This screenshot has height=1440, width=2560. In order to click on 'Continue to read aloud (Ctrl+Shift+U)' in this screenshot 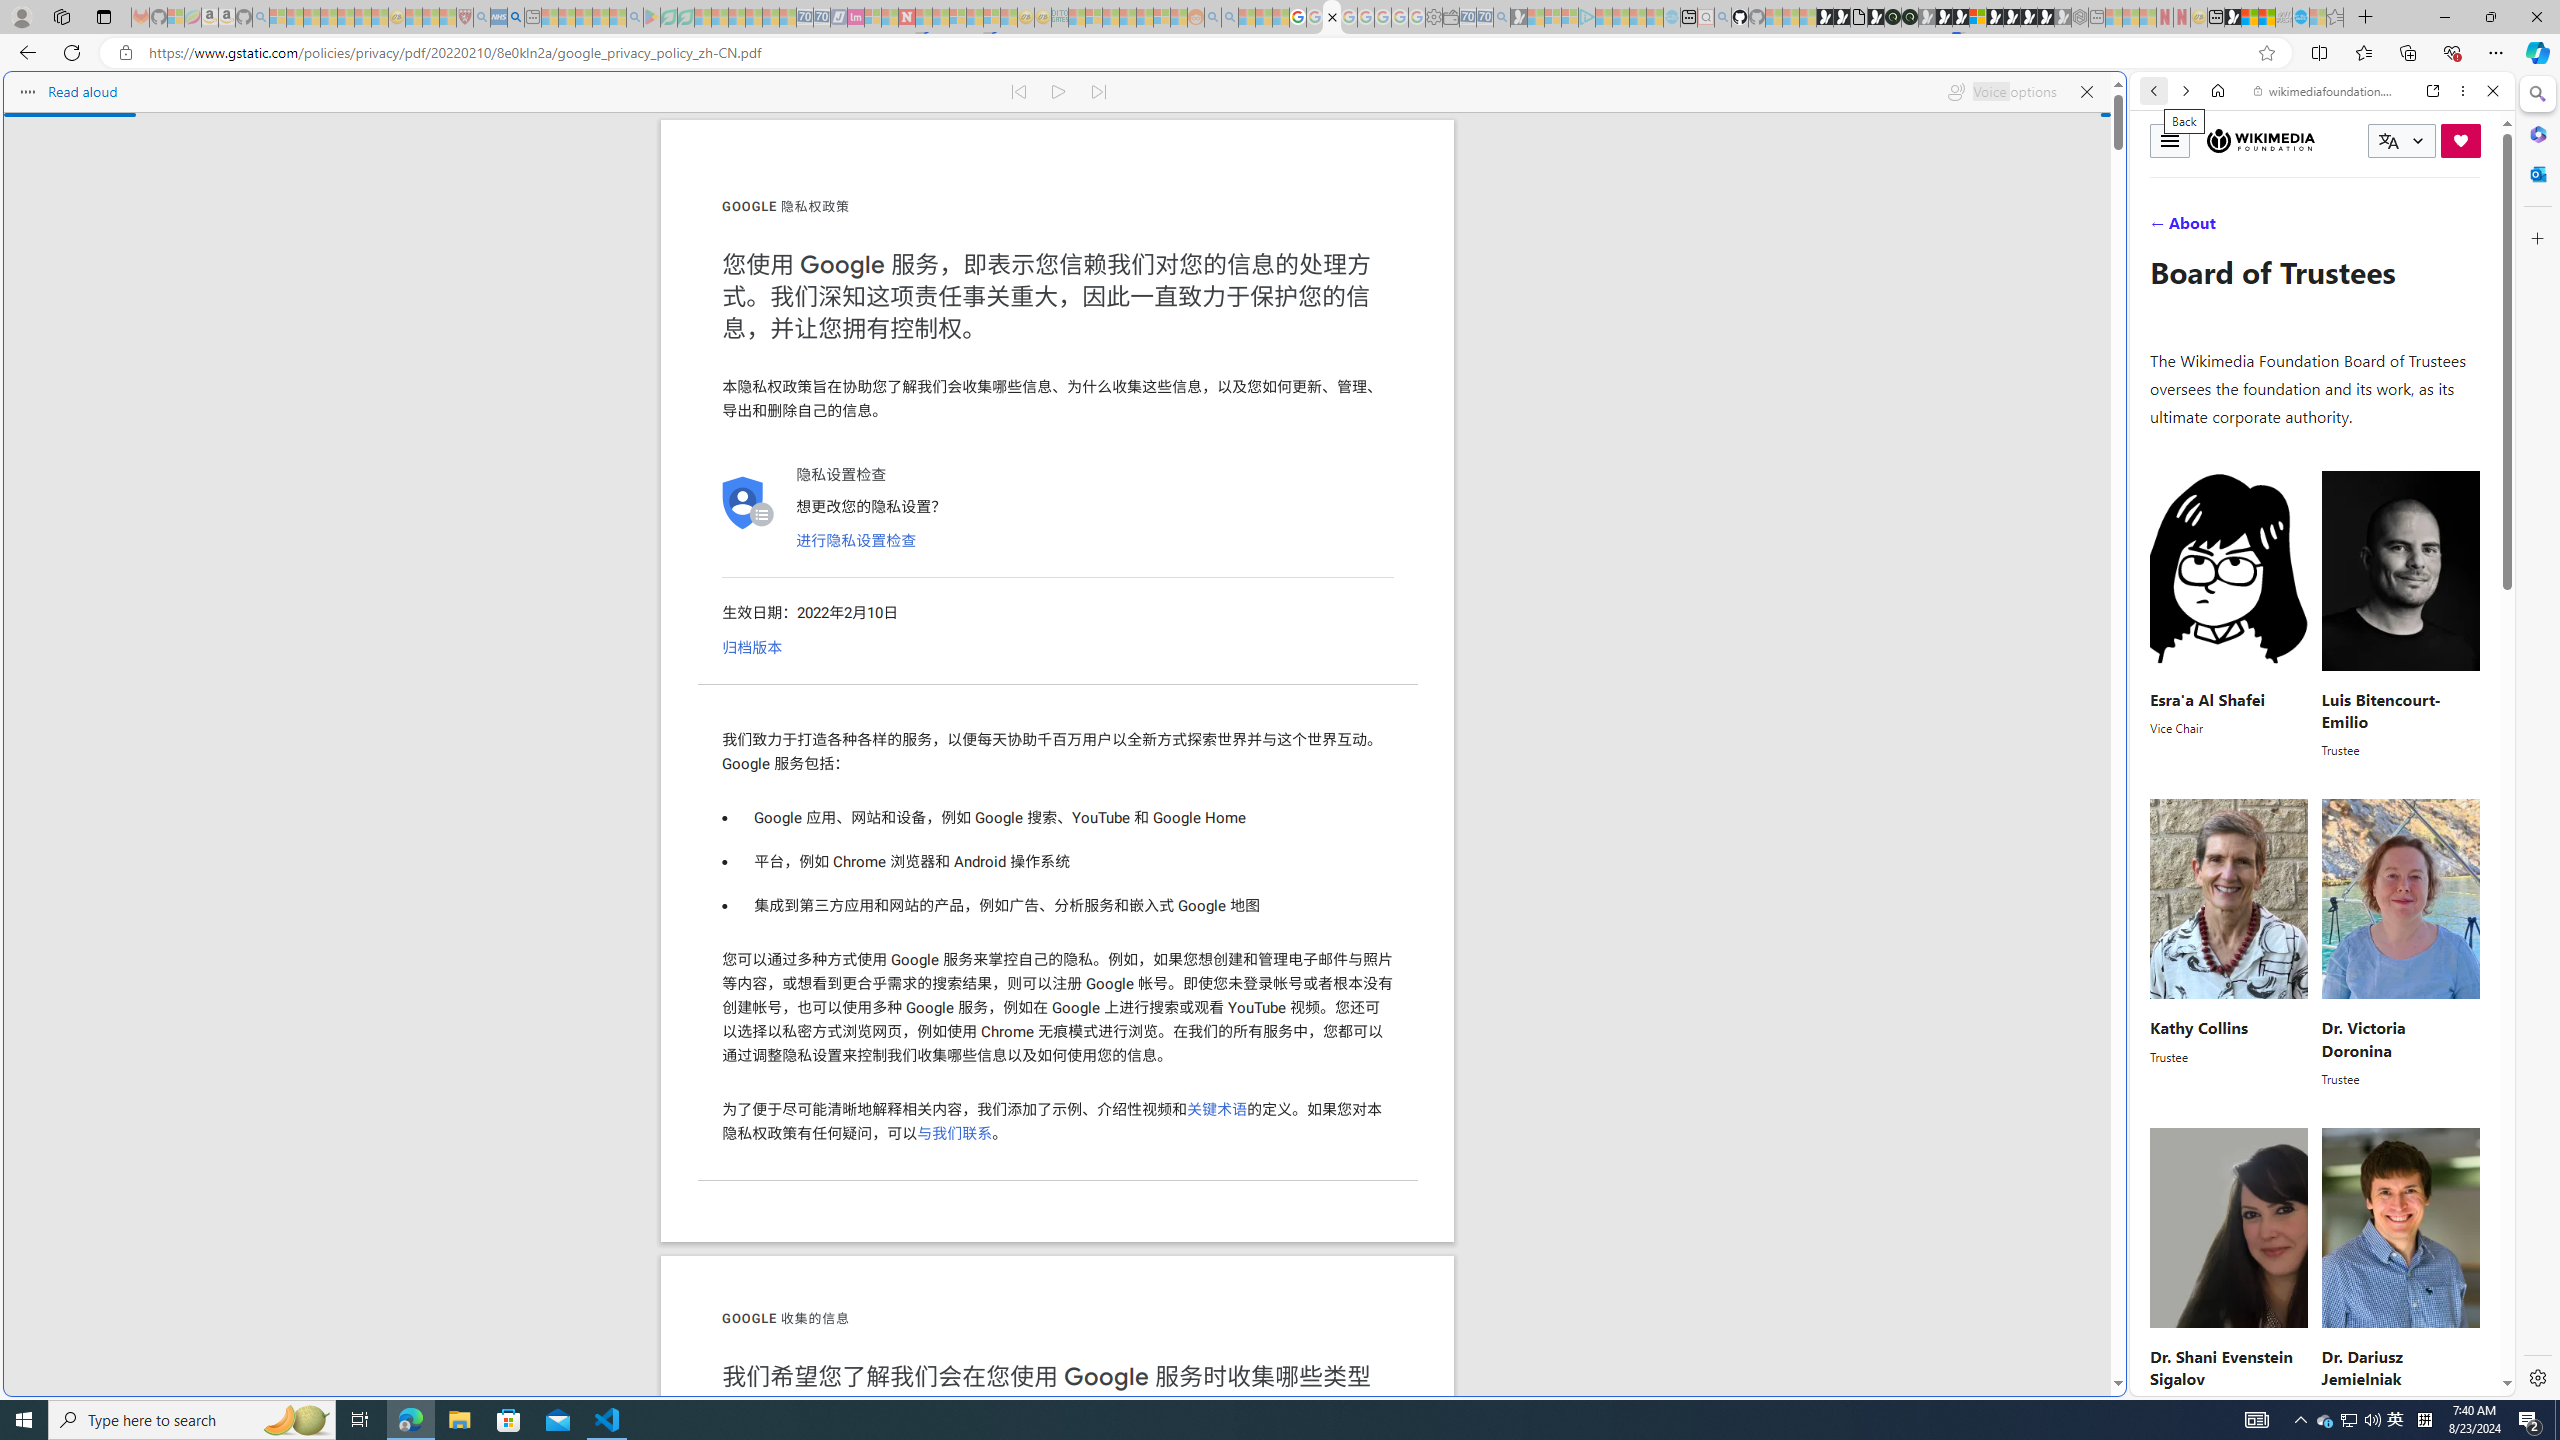, I will do `click(1059, 91)`.